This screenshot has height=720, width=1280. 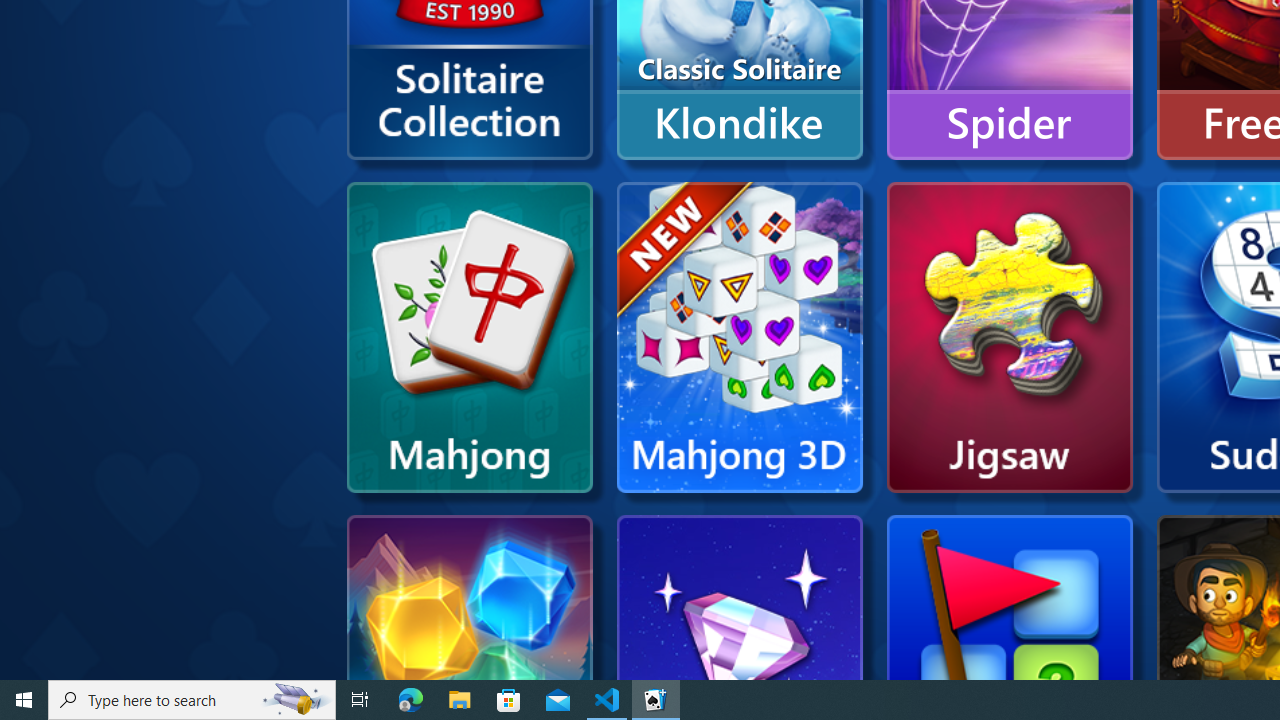 What do you see at coordinates (1009, 336) in the screenshot?
I see `'Microsoft Jigsaw'` at bounding box center [1009, 336].